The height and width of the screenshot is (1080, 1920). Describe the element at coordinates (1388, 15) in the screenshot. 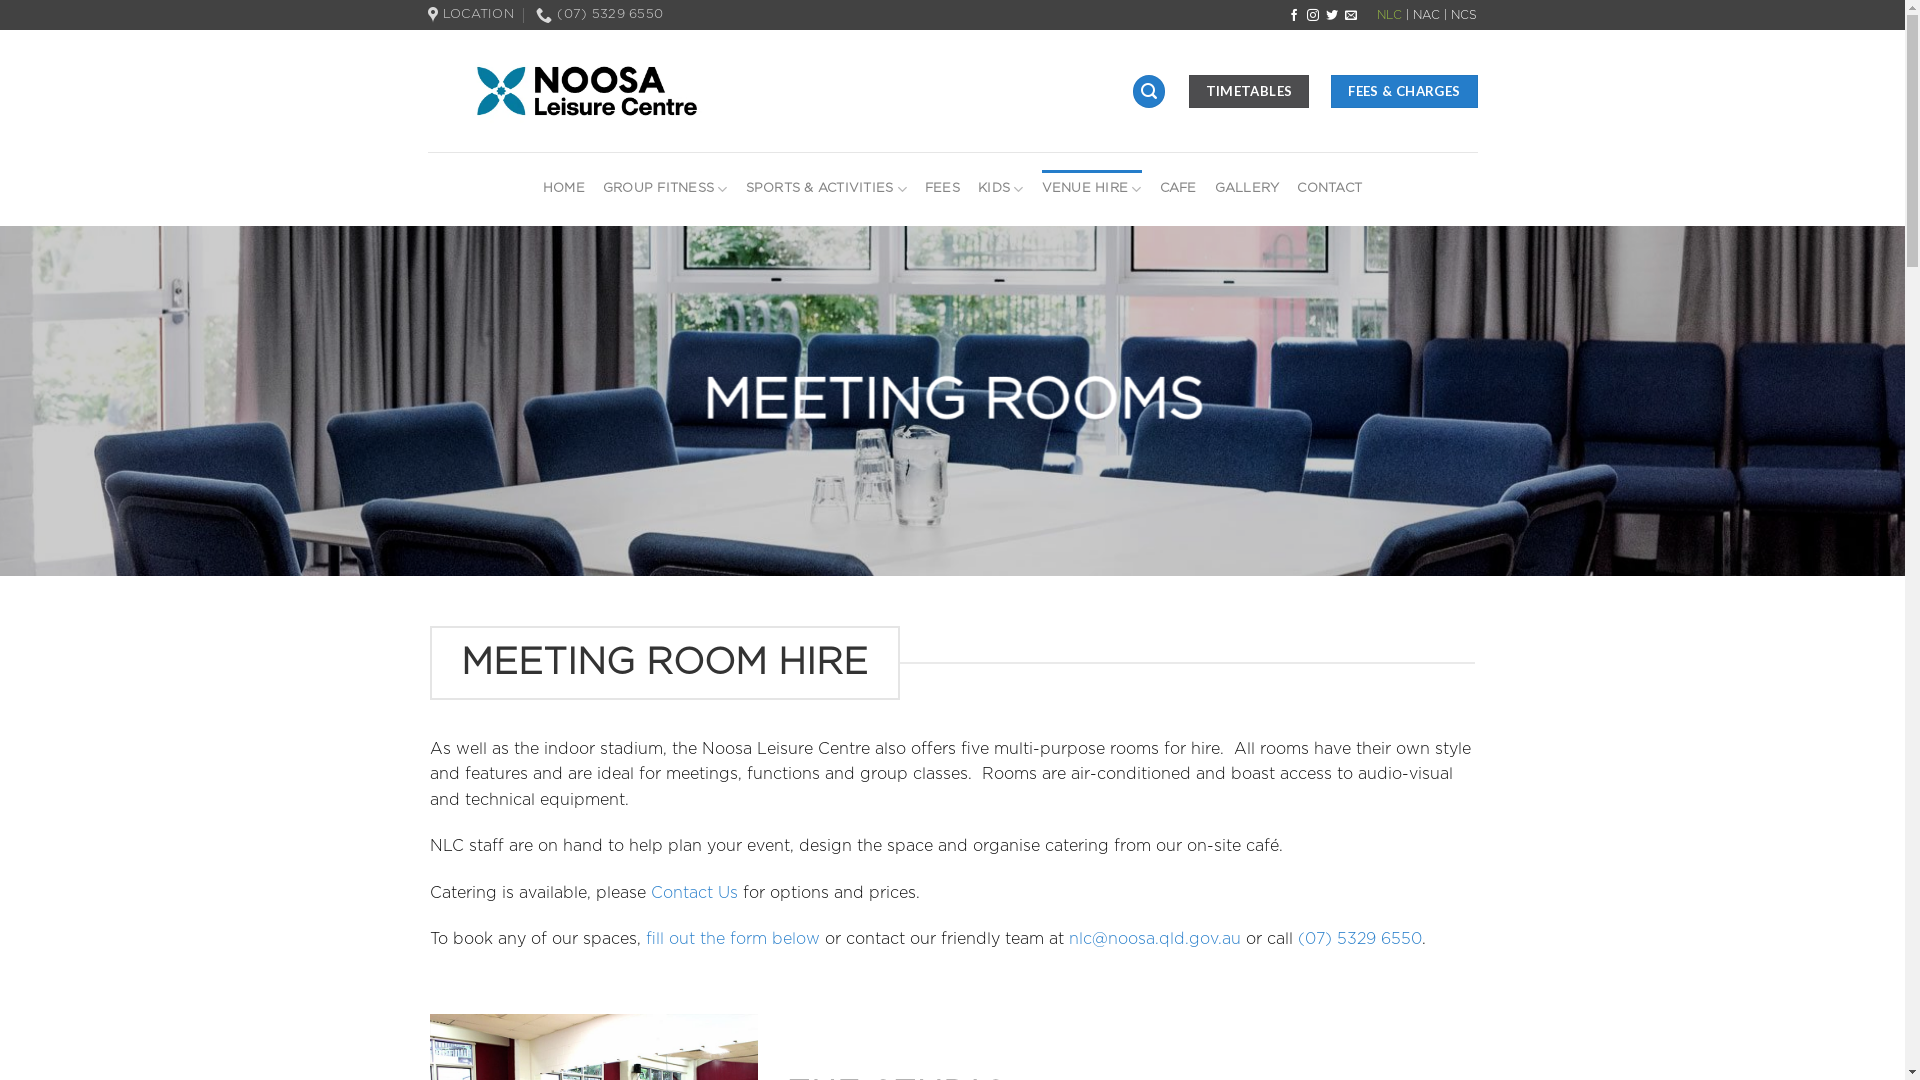

I see `'NLC'` at that location.